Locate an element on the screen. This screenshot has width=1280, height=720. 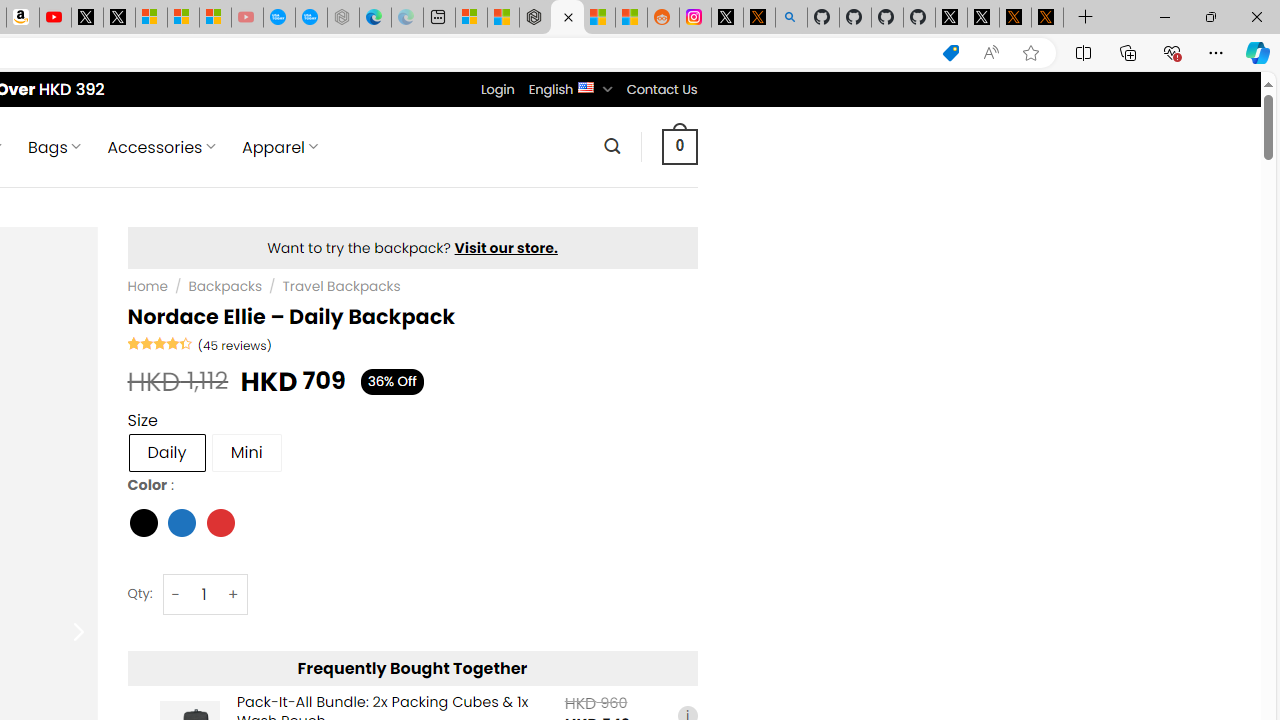
' 0 ' is located at coordinates (679, 145).